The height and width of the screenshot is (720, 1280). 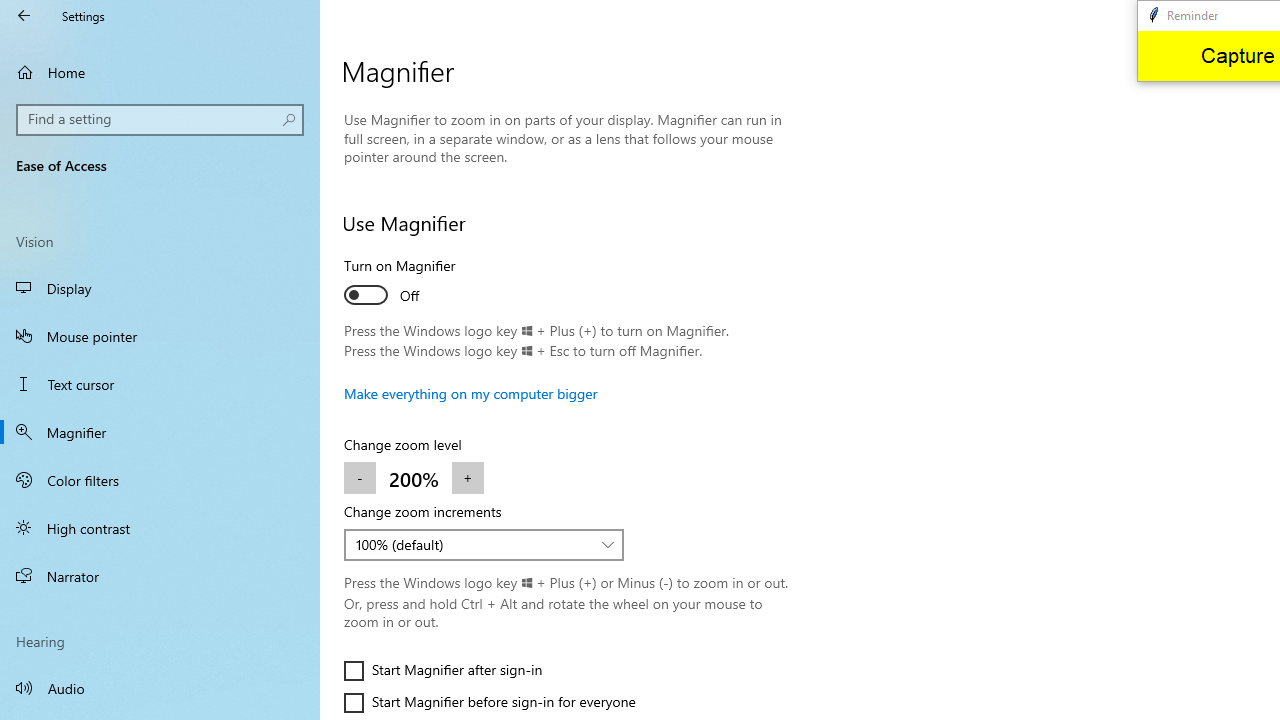 I want to click on '100% (default)', so click(x=472, y=544).